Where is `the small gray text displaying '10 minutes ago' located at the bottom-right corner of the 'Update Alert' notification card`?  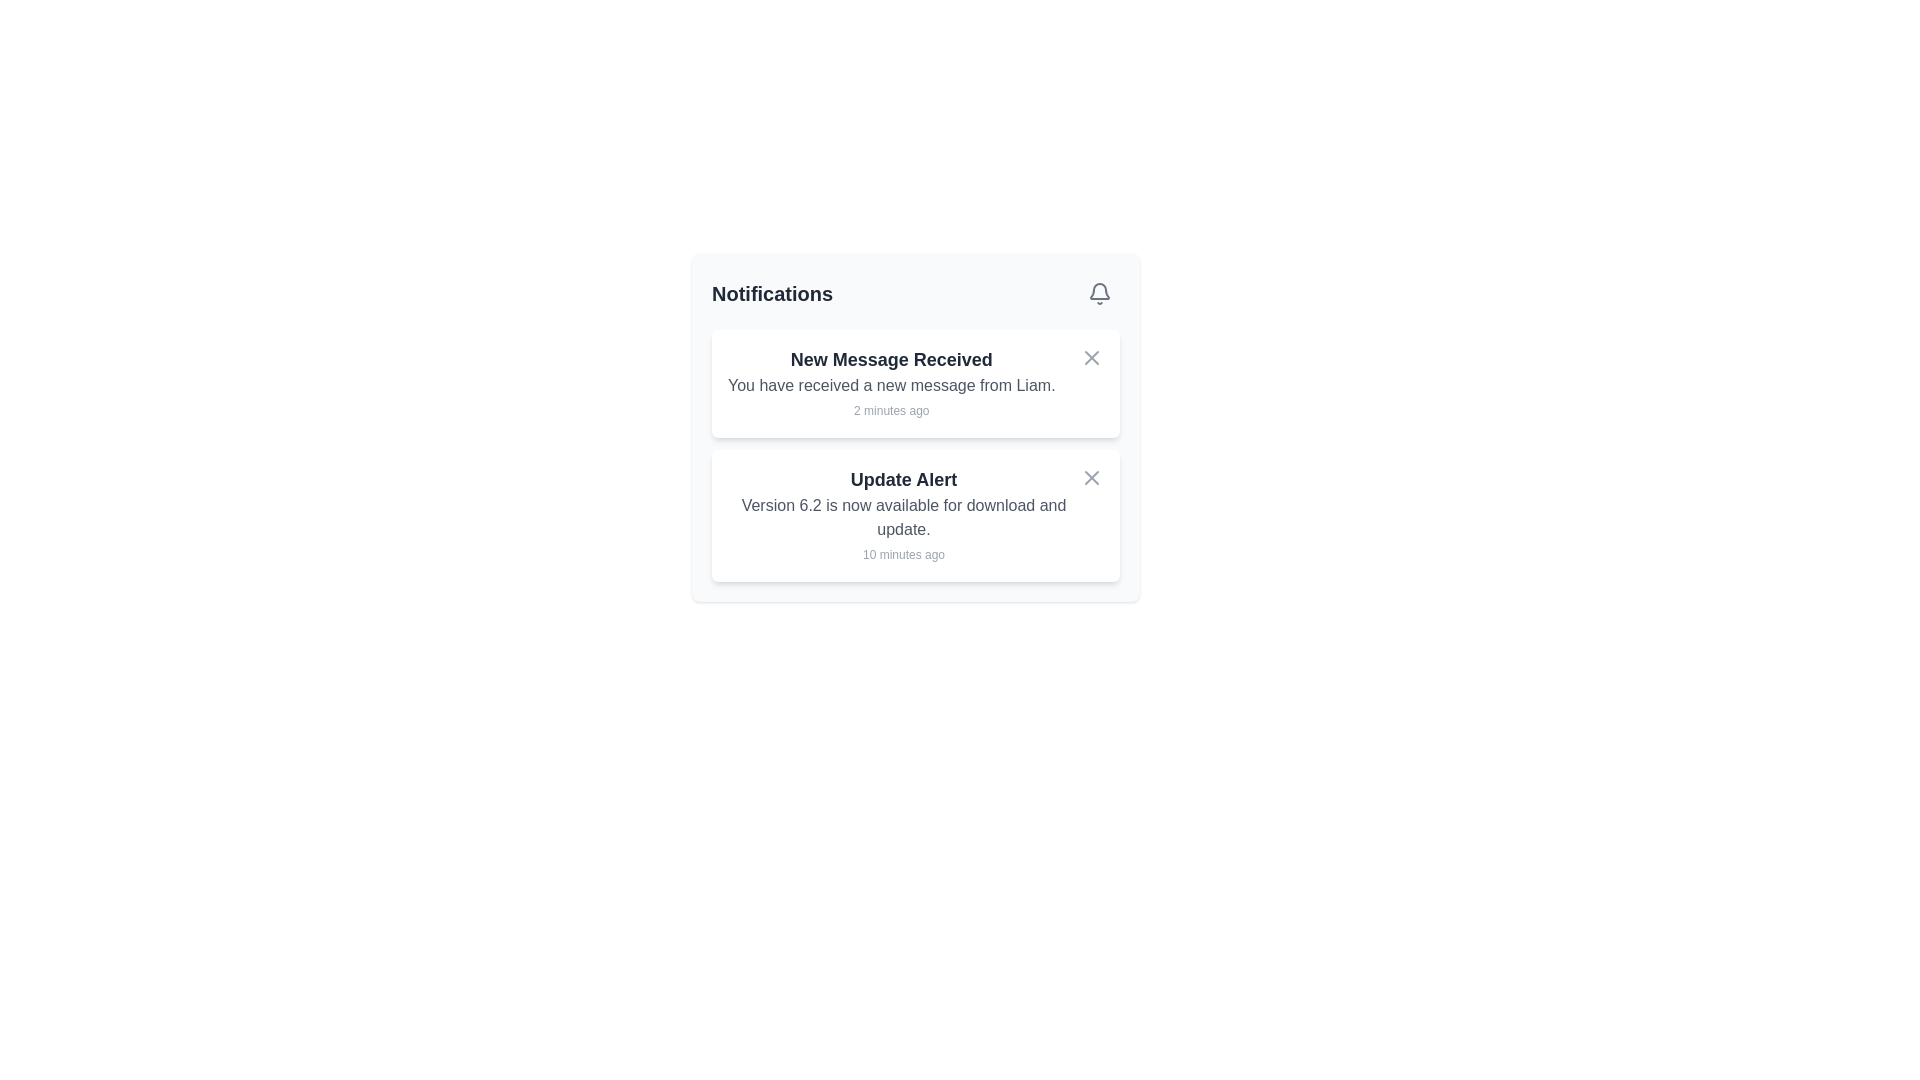
the small gray text displaying '10 minutes ago' located at the bottom-right corner of the 'Update Alert' notification card is located at coordinates (902, 555).